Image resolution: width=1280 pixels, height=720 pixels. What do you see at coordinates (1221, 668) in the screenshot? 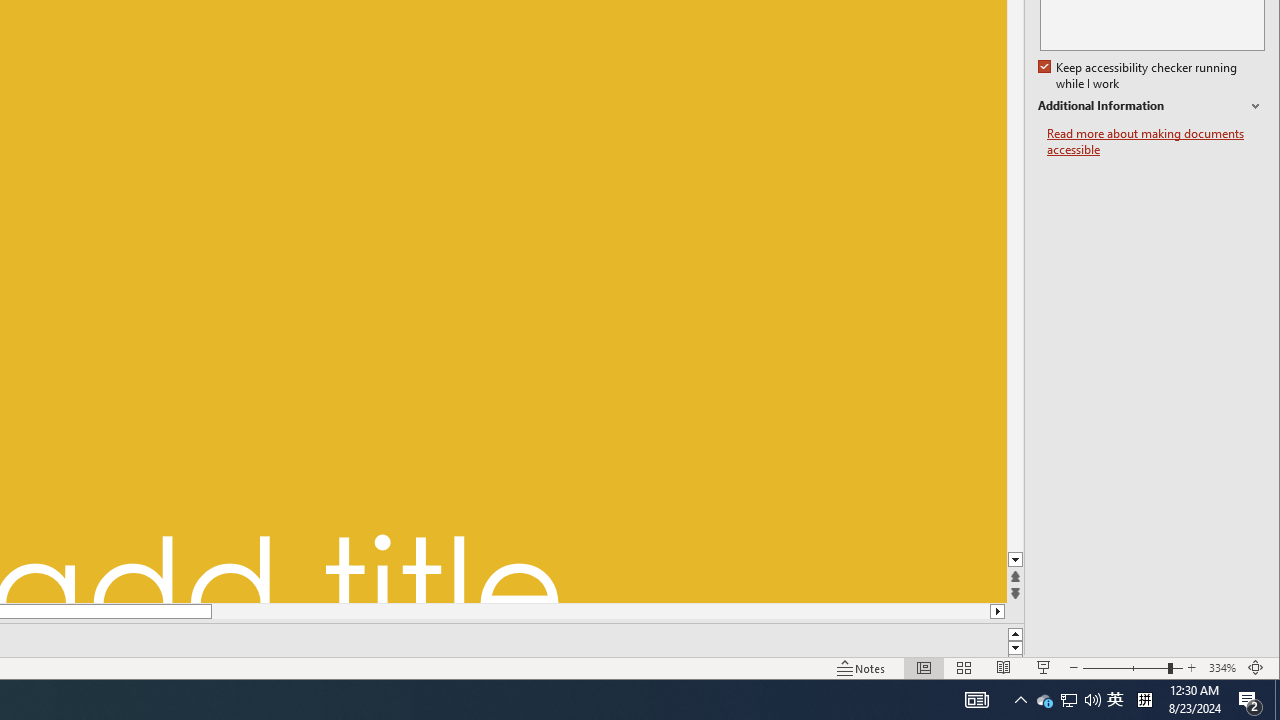
I see `'Zoom 334%'` at bounding box center [1221, 668].